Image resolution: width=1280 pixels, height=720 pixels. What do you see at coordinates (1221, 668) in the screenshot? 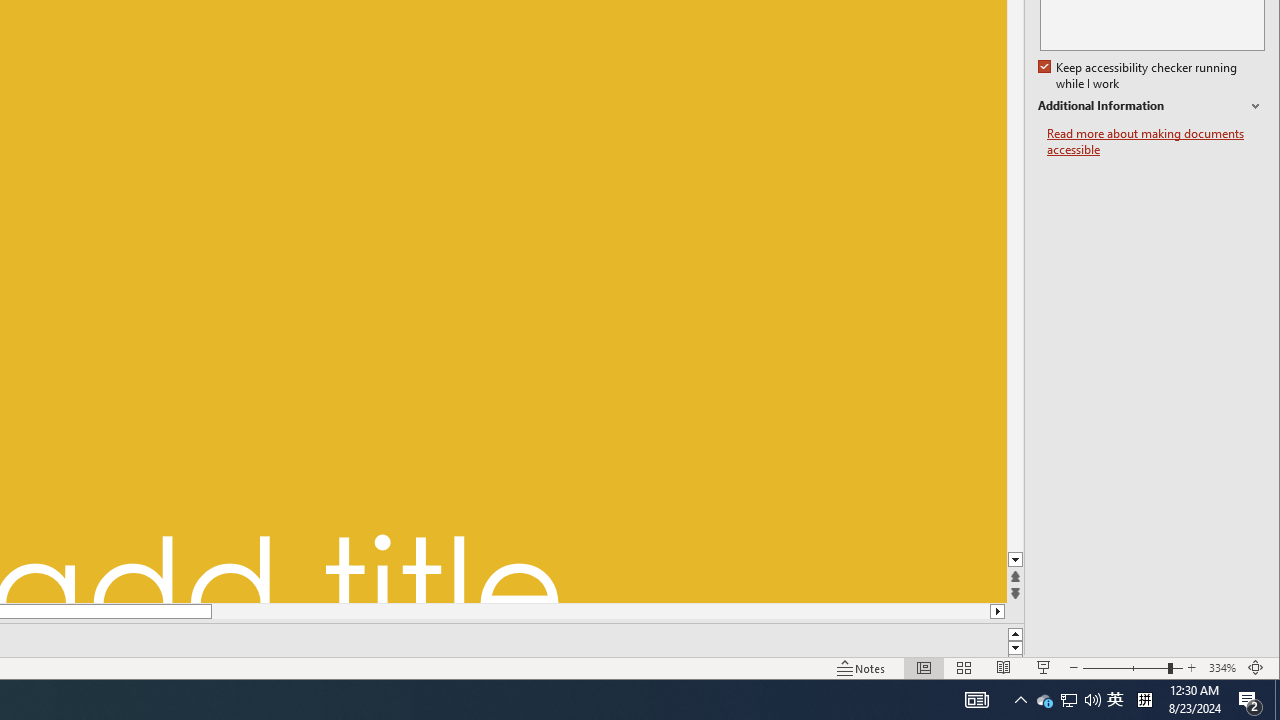
I see `'Zoom 334%'` at bounding box center [1221, 668].